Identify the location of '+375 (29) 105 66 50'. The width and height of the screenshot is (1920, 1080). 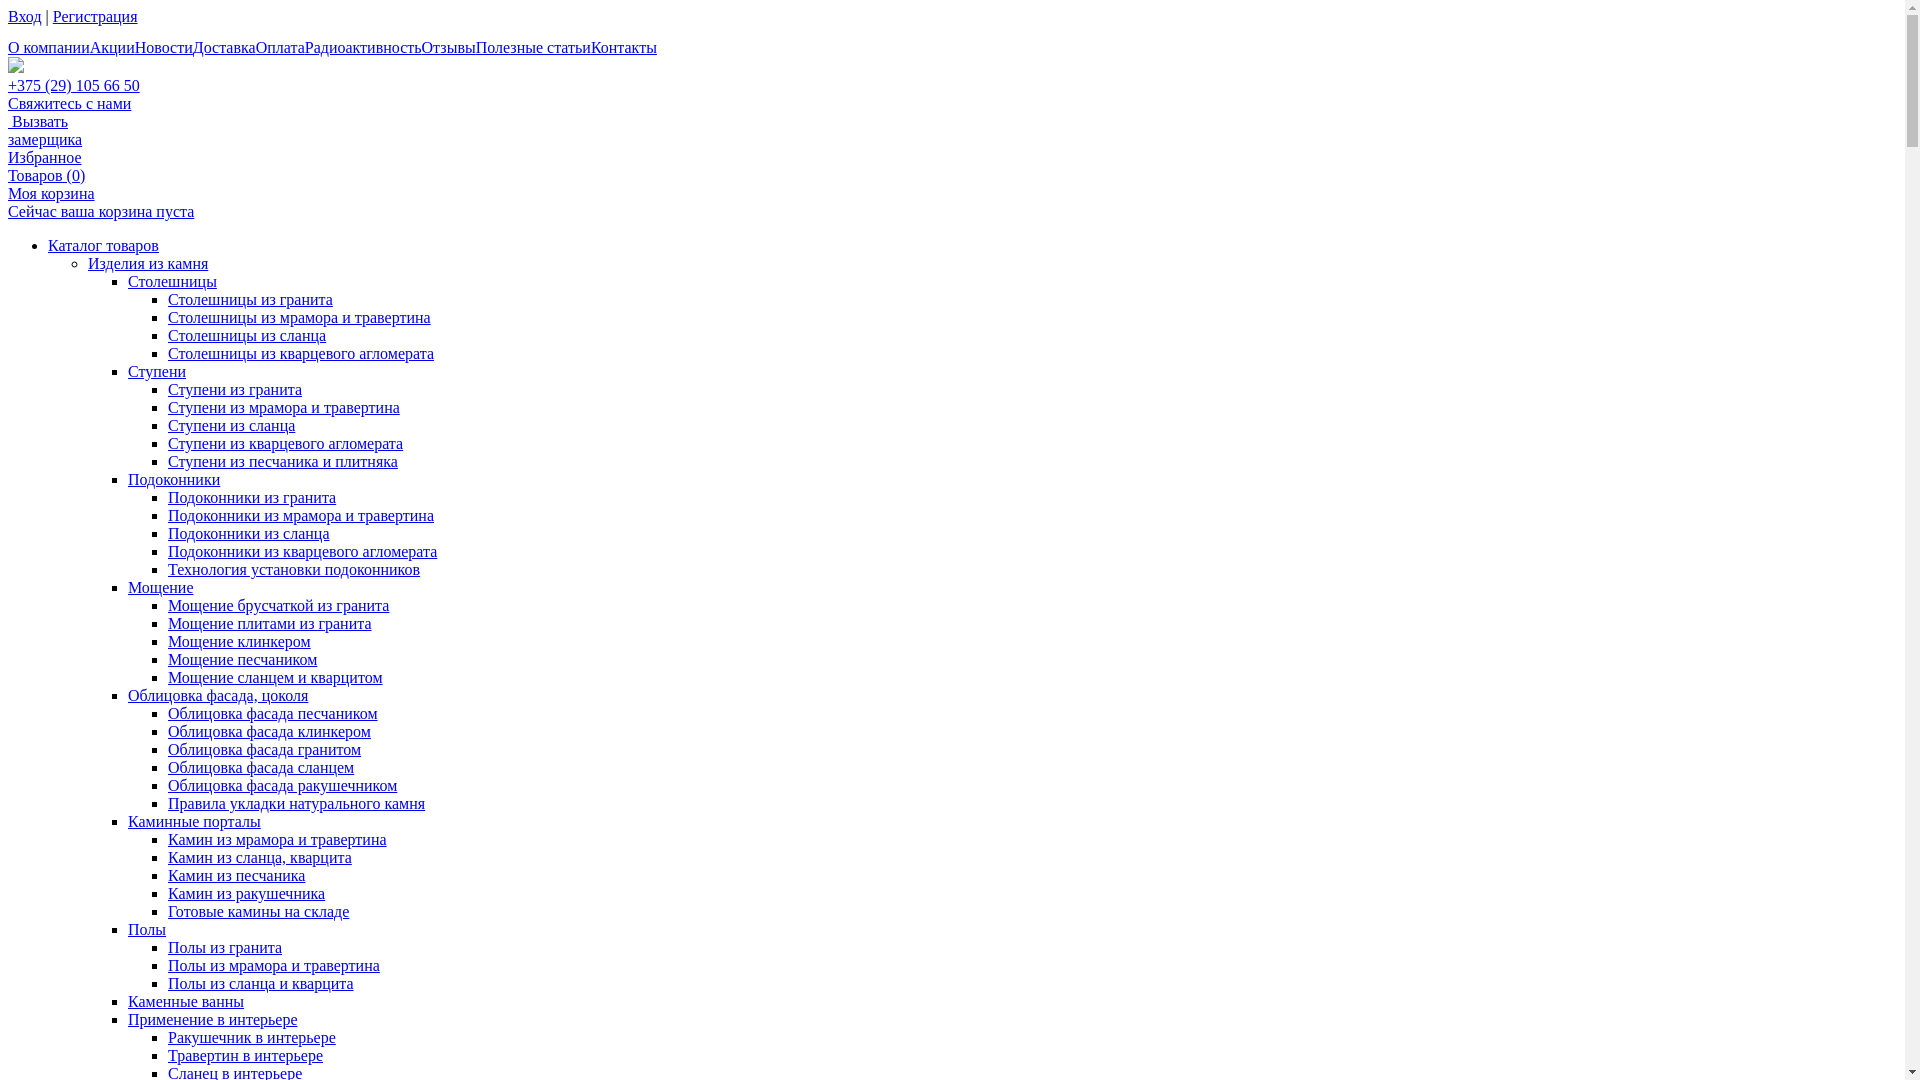
(8, 84).